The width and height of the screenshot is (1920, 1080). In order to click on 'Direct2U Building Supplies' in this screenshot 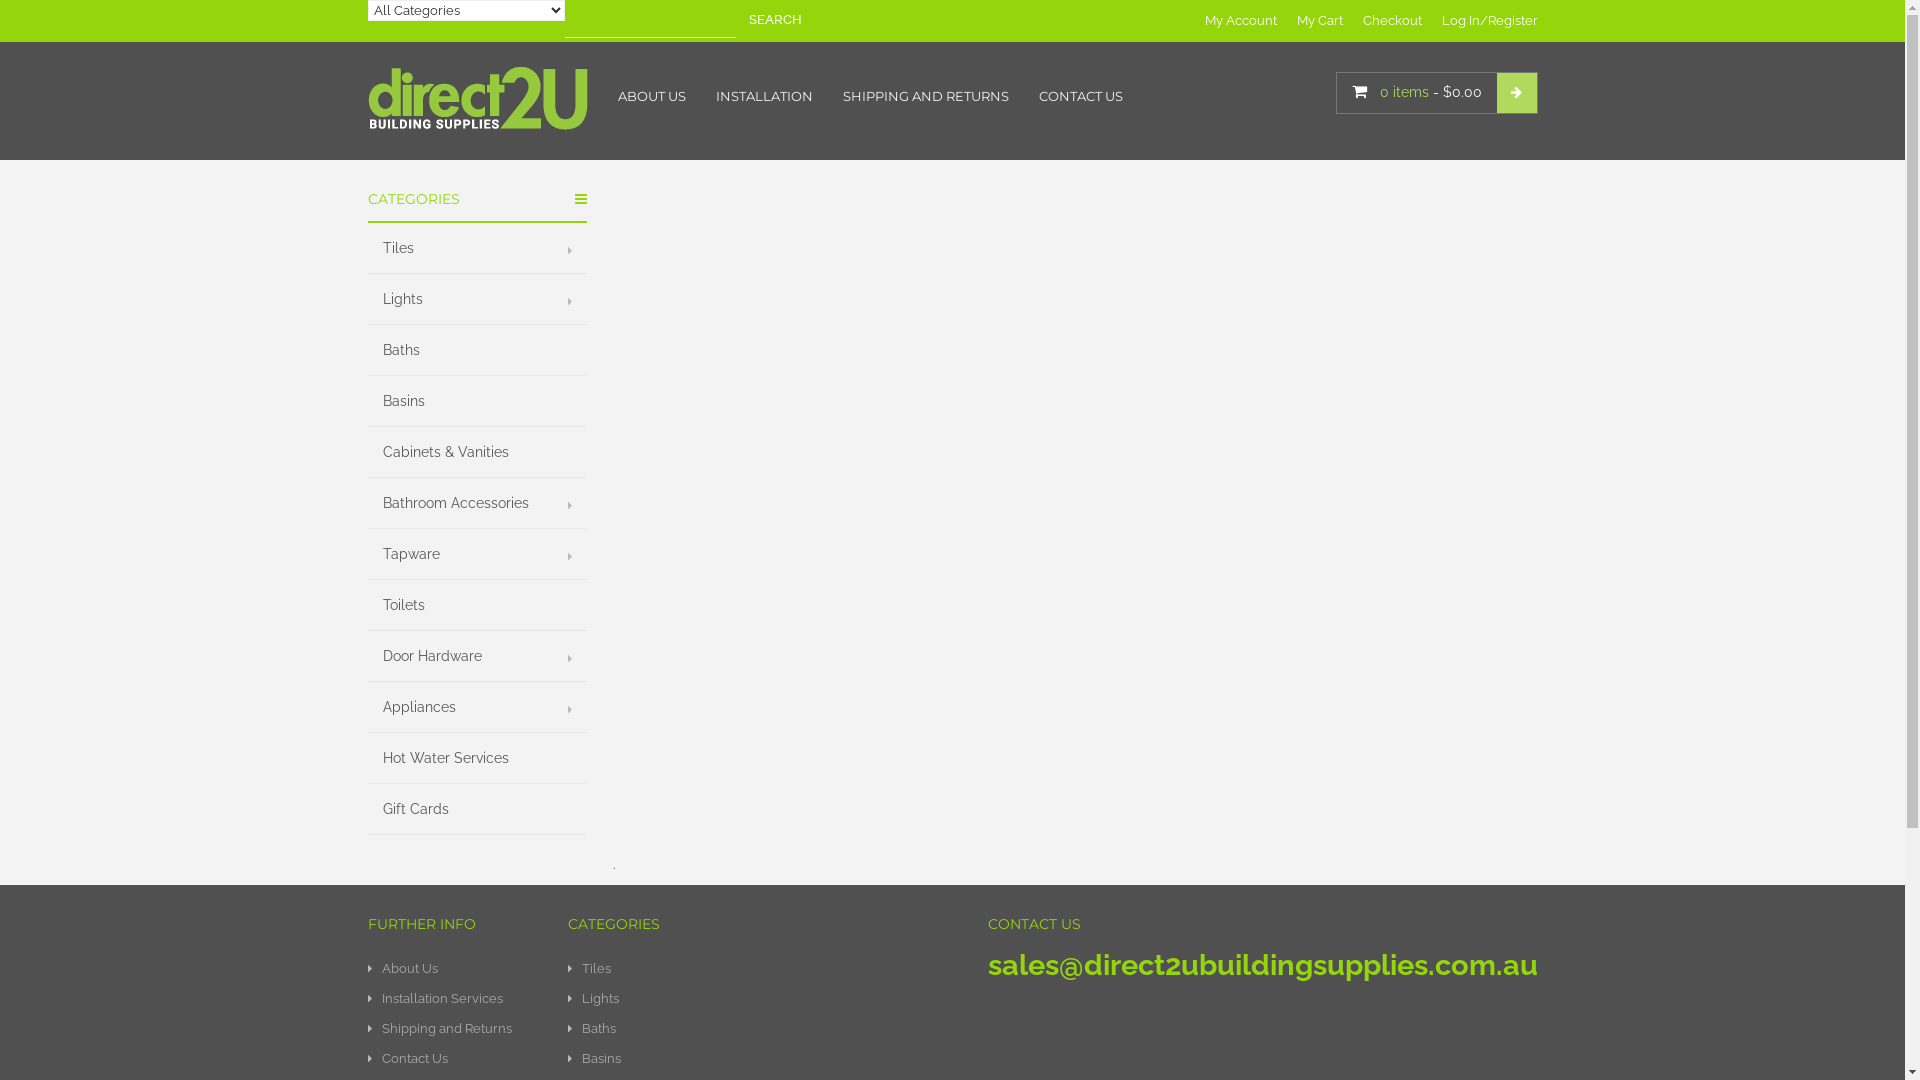, I will do `click(368, 98)`.